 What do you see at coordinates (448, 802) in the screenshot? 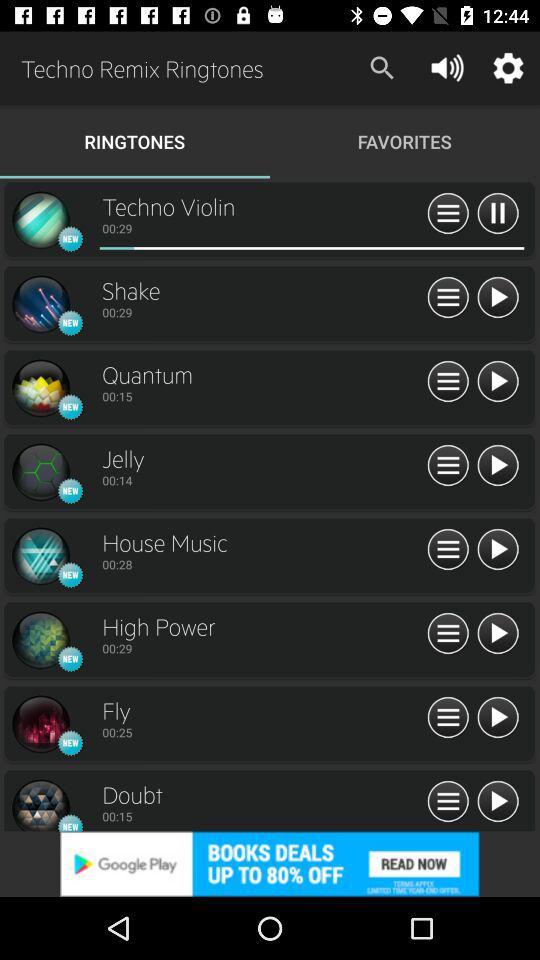
I see `menu option` at bounding box center [448, 802].